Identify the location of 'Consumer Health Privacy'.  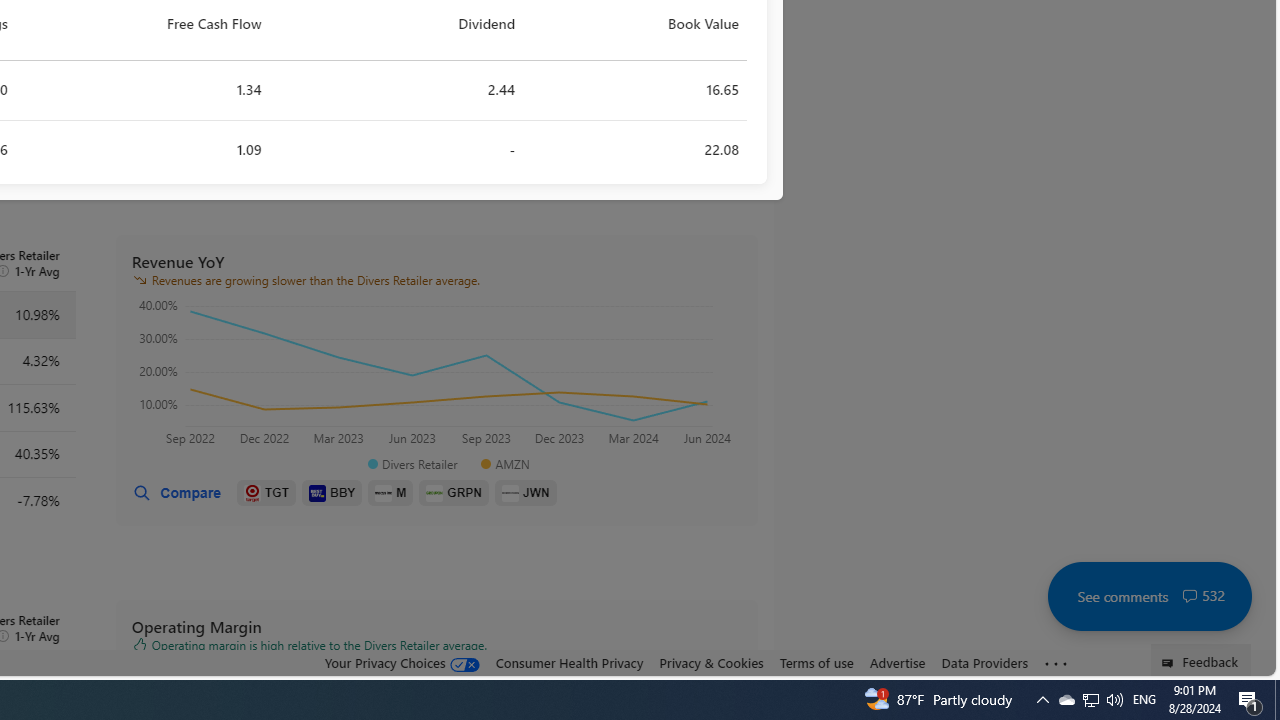
(568, 662).